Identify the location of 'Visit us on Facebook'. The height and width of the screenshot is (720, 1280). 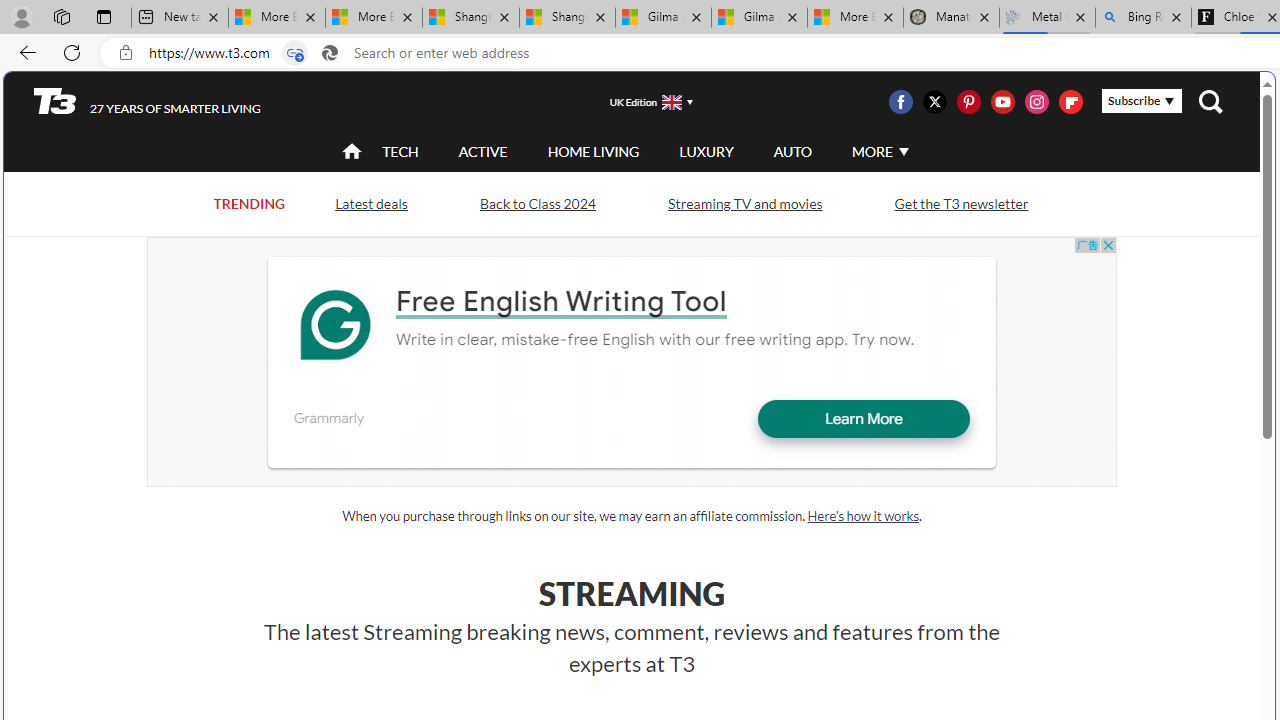
(900, 101).